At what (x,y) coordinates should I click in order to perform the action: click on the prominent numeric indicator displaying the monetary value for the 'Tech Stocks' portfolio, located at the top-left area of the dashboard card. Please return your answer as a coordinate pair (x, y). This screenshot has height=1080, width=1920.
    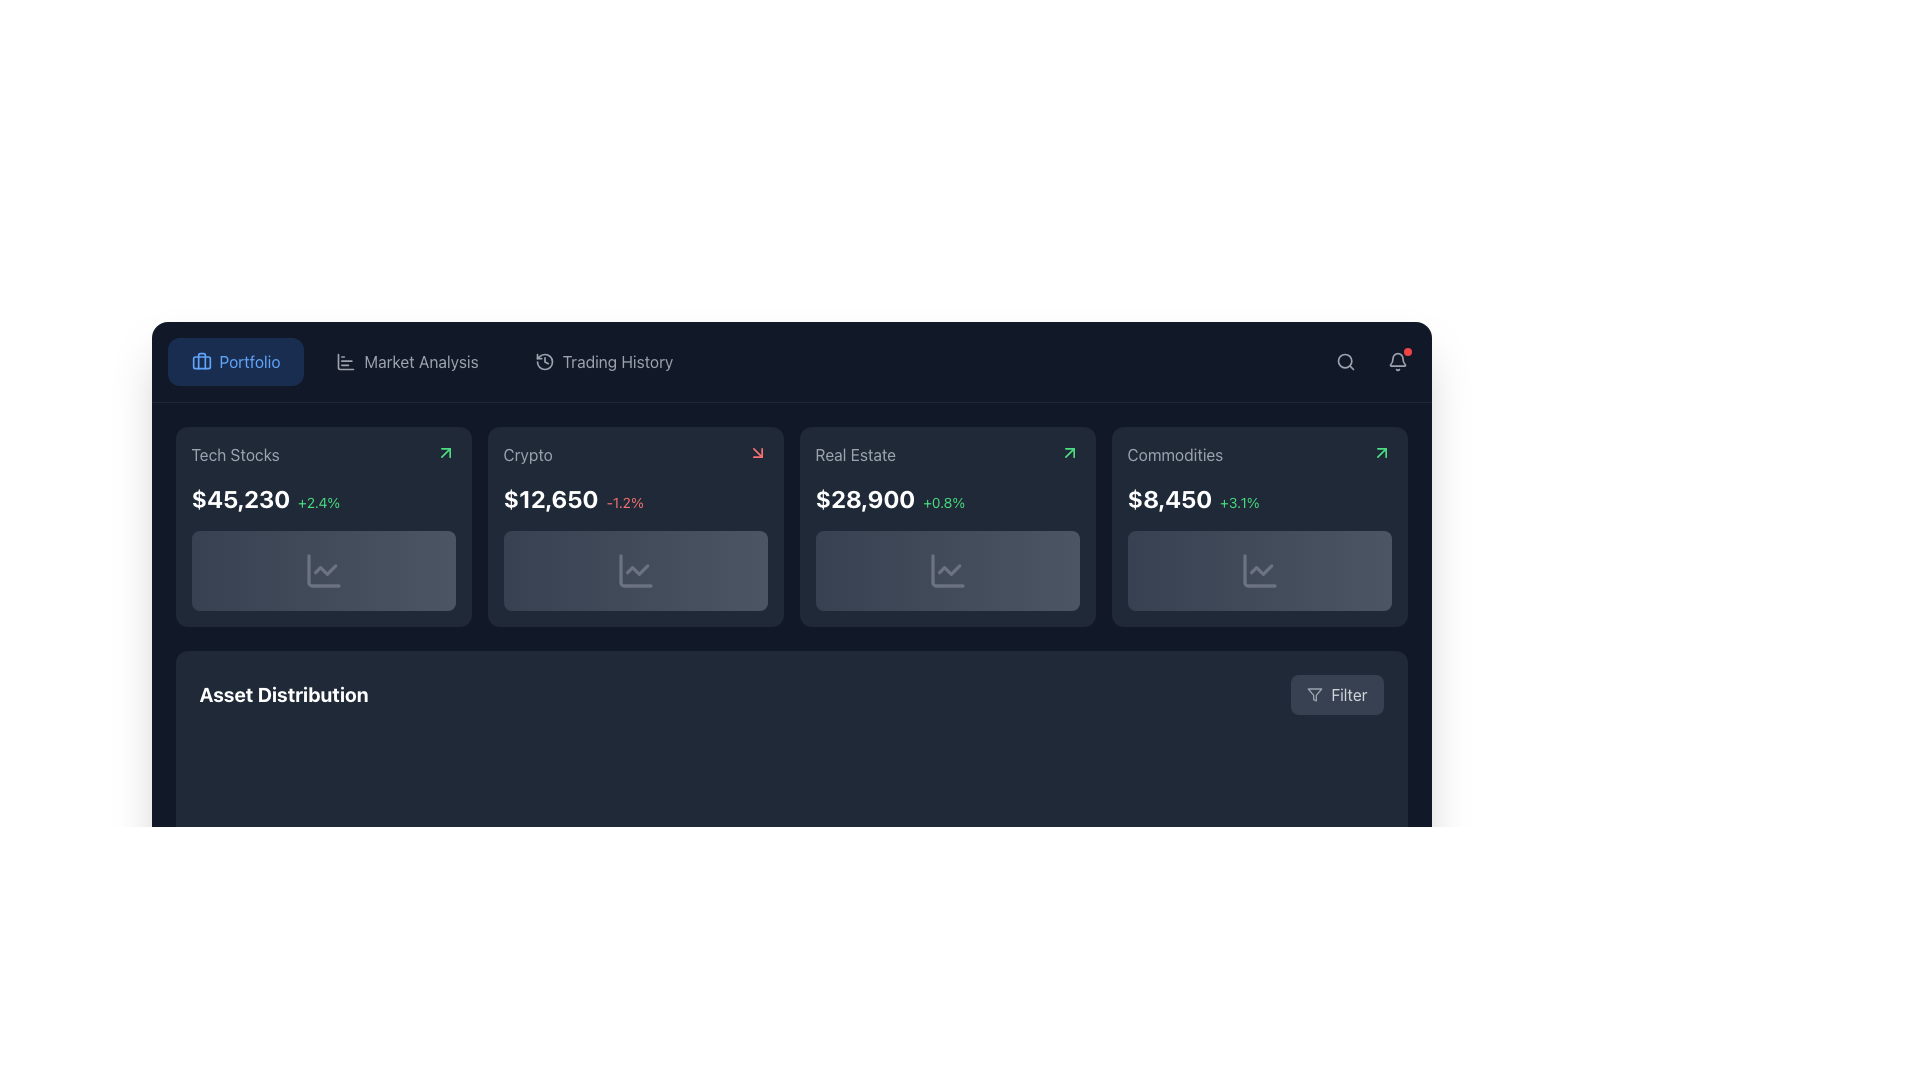
    Looking at the image, I should click on (240, 497).